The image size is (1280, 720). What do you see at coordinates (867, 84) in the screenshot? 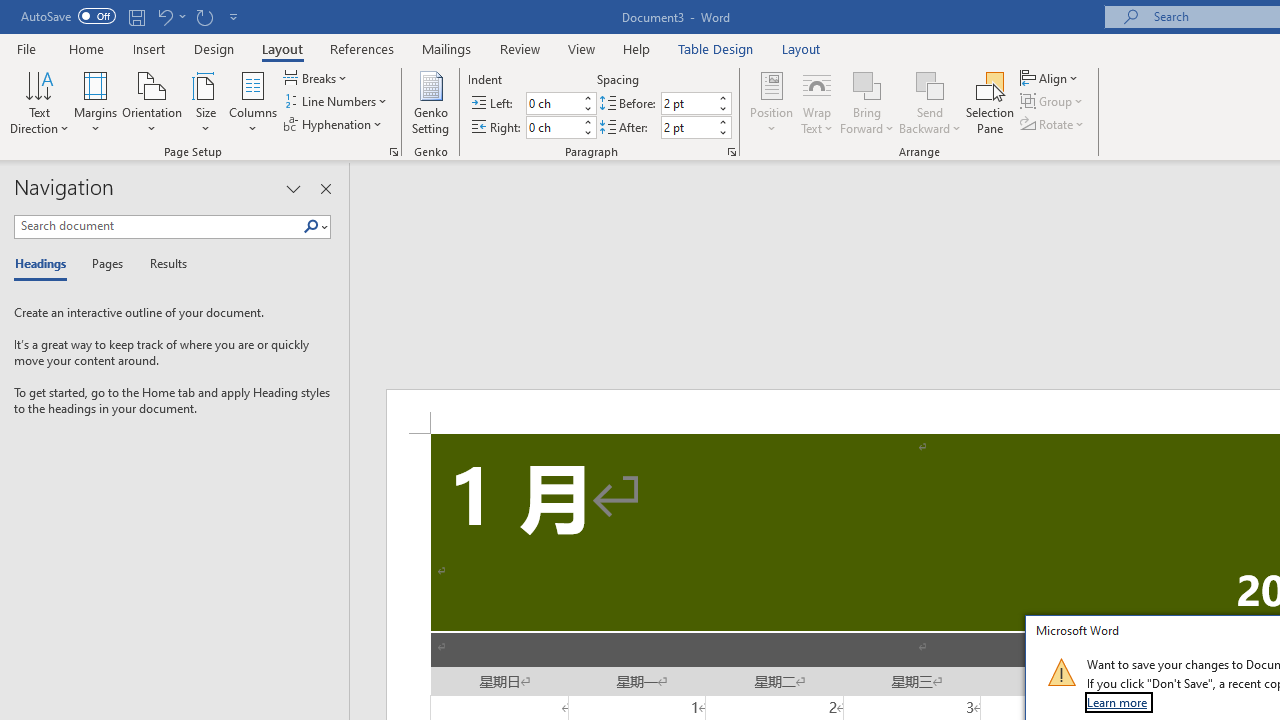
I see `'Bring Forward'` at bounding box center [867, 84].